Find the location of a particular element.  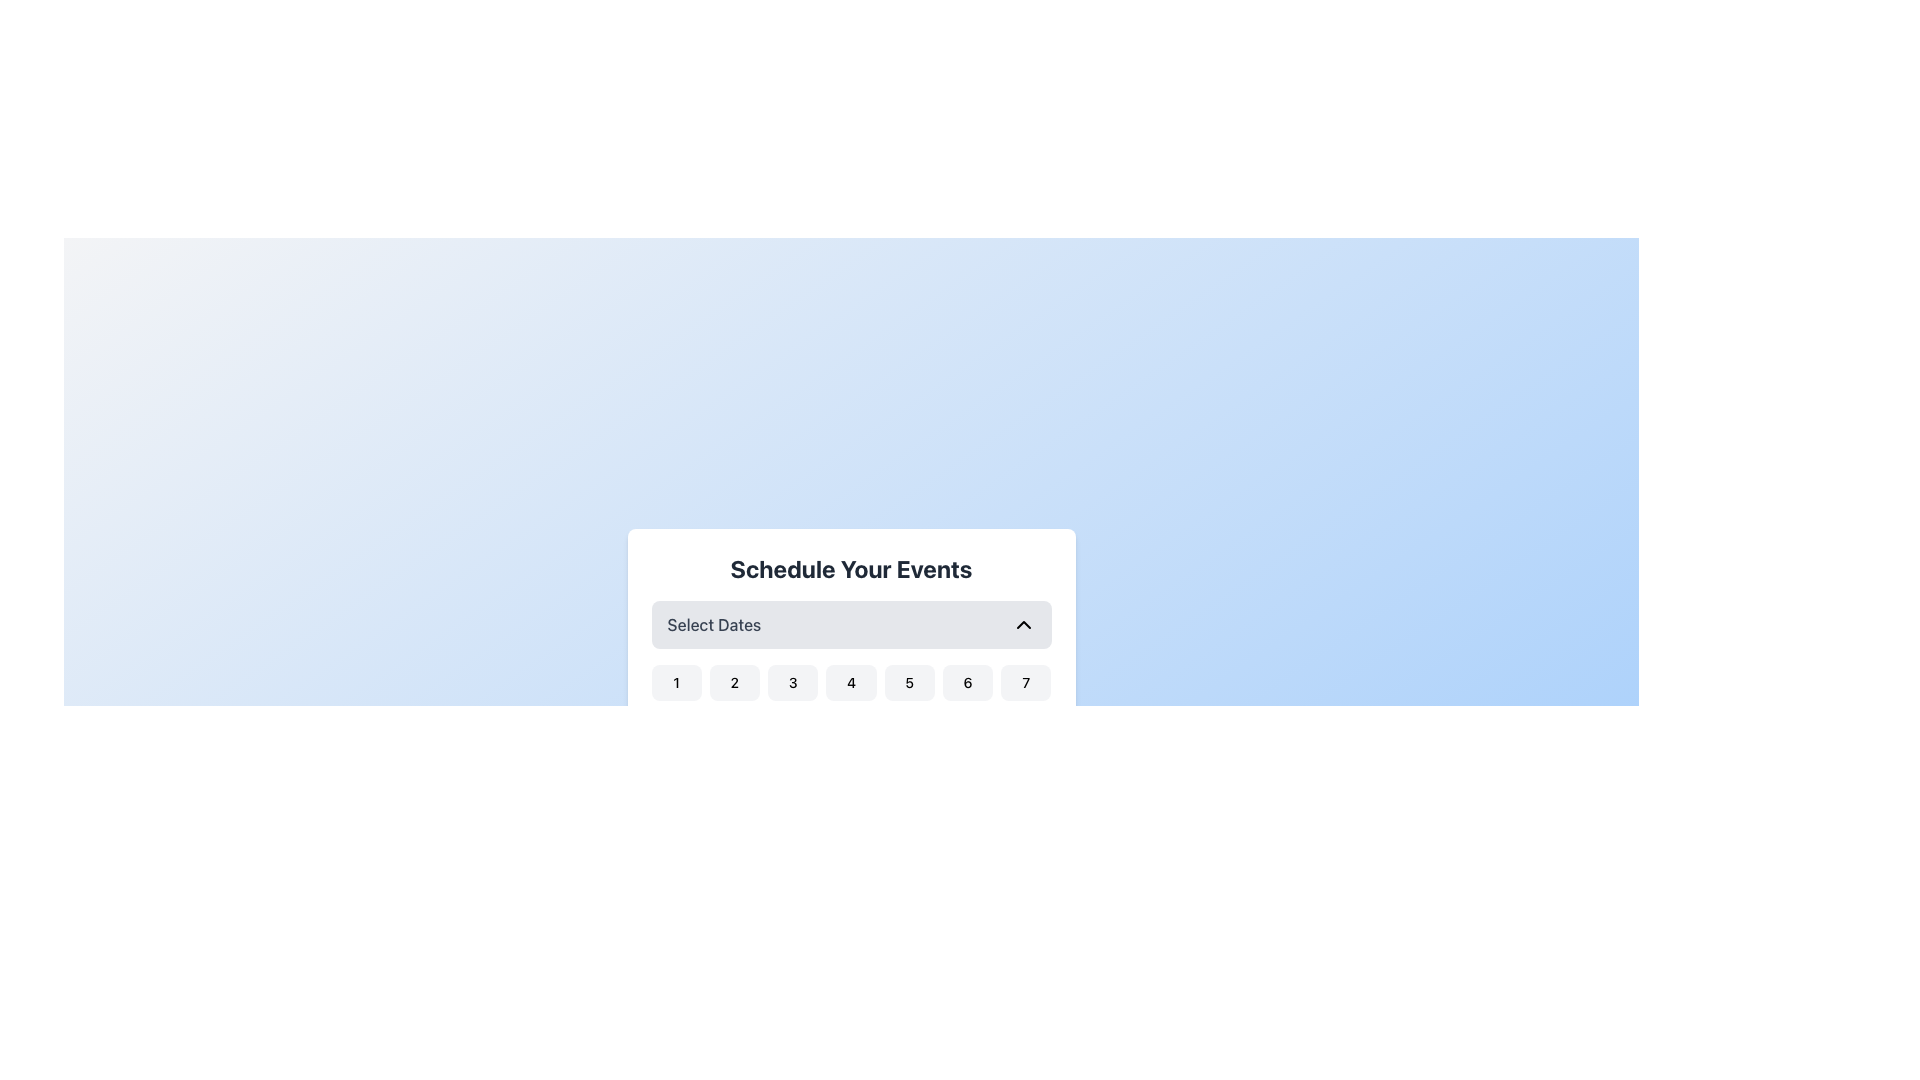

the sixth button in the second row of the grid layout under the 'Select Dates' dropdown is located at coordinates (968, 727).